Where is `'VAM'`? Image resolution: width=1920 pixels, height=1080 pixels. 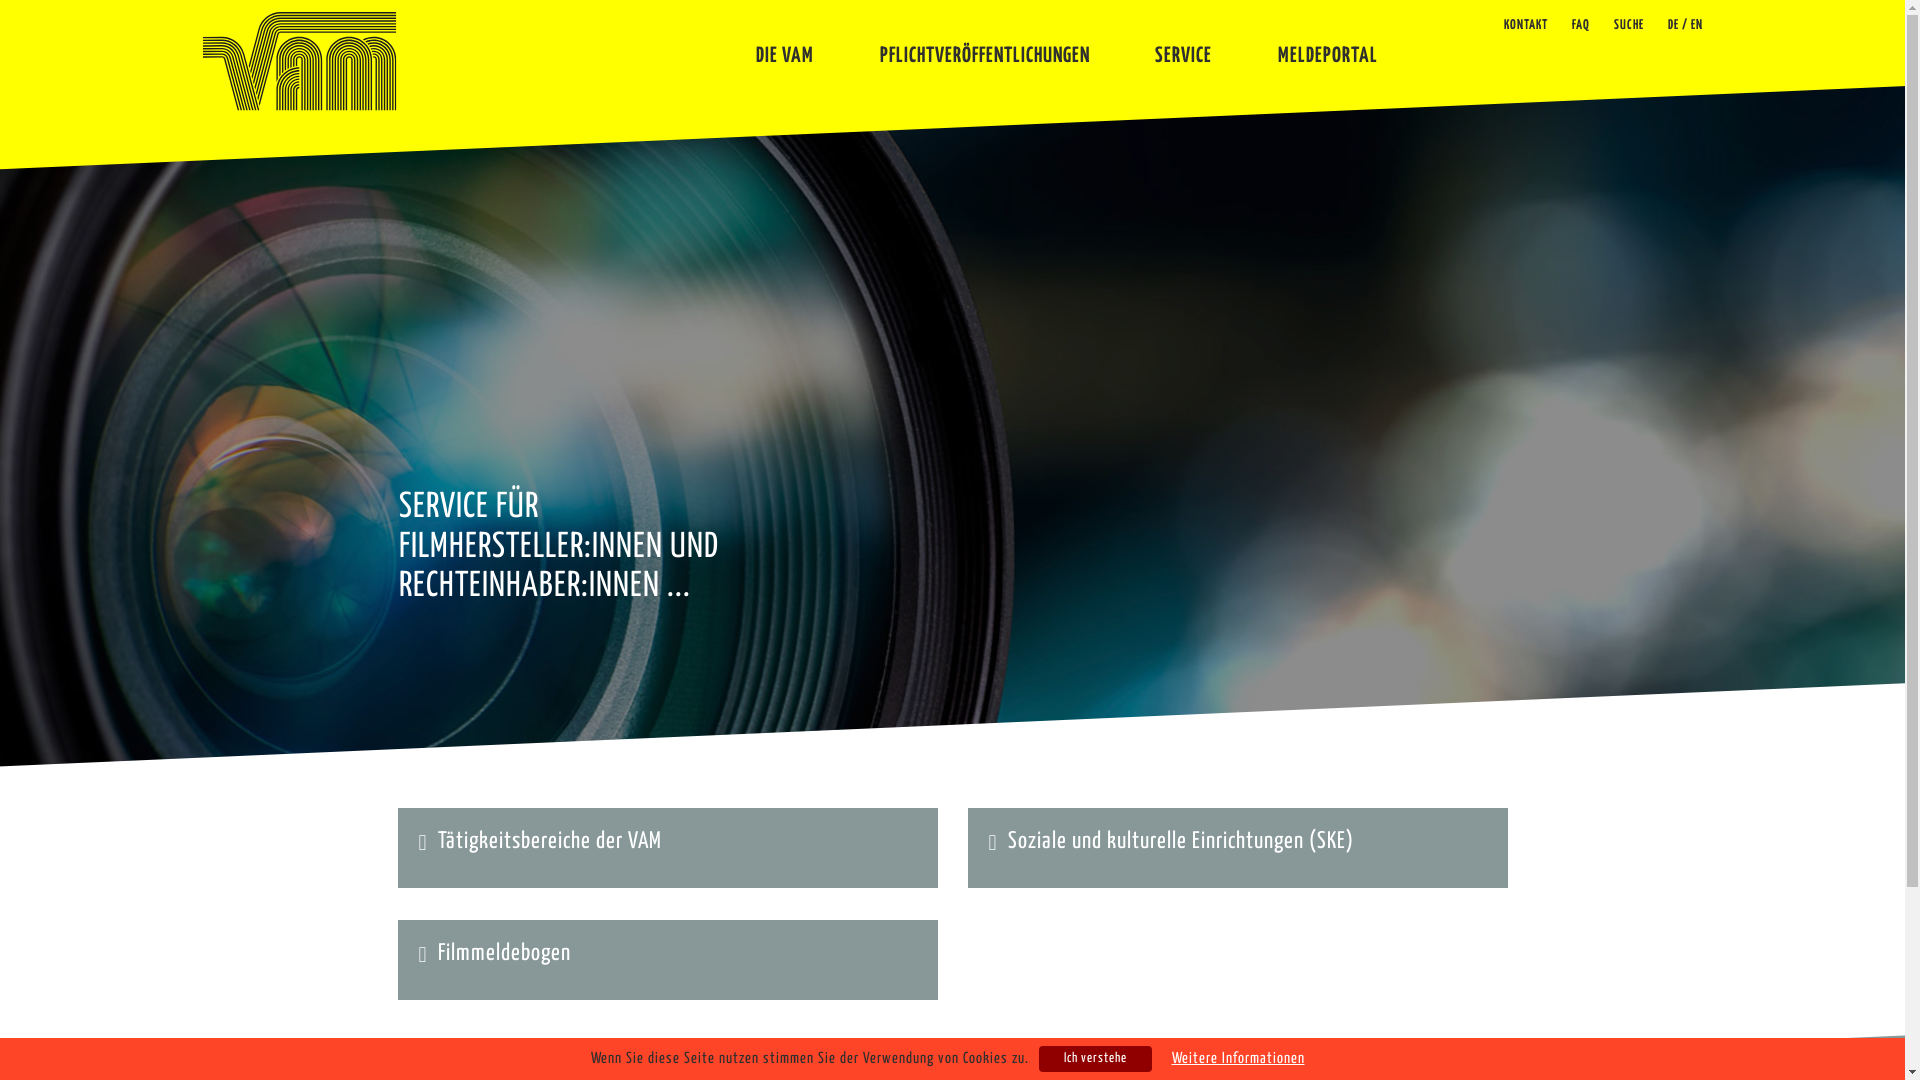
'VAM' is located at coordinates (297, 60).